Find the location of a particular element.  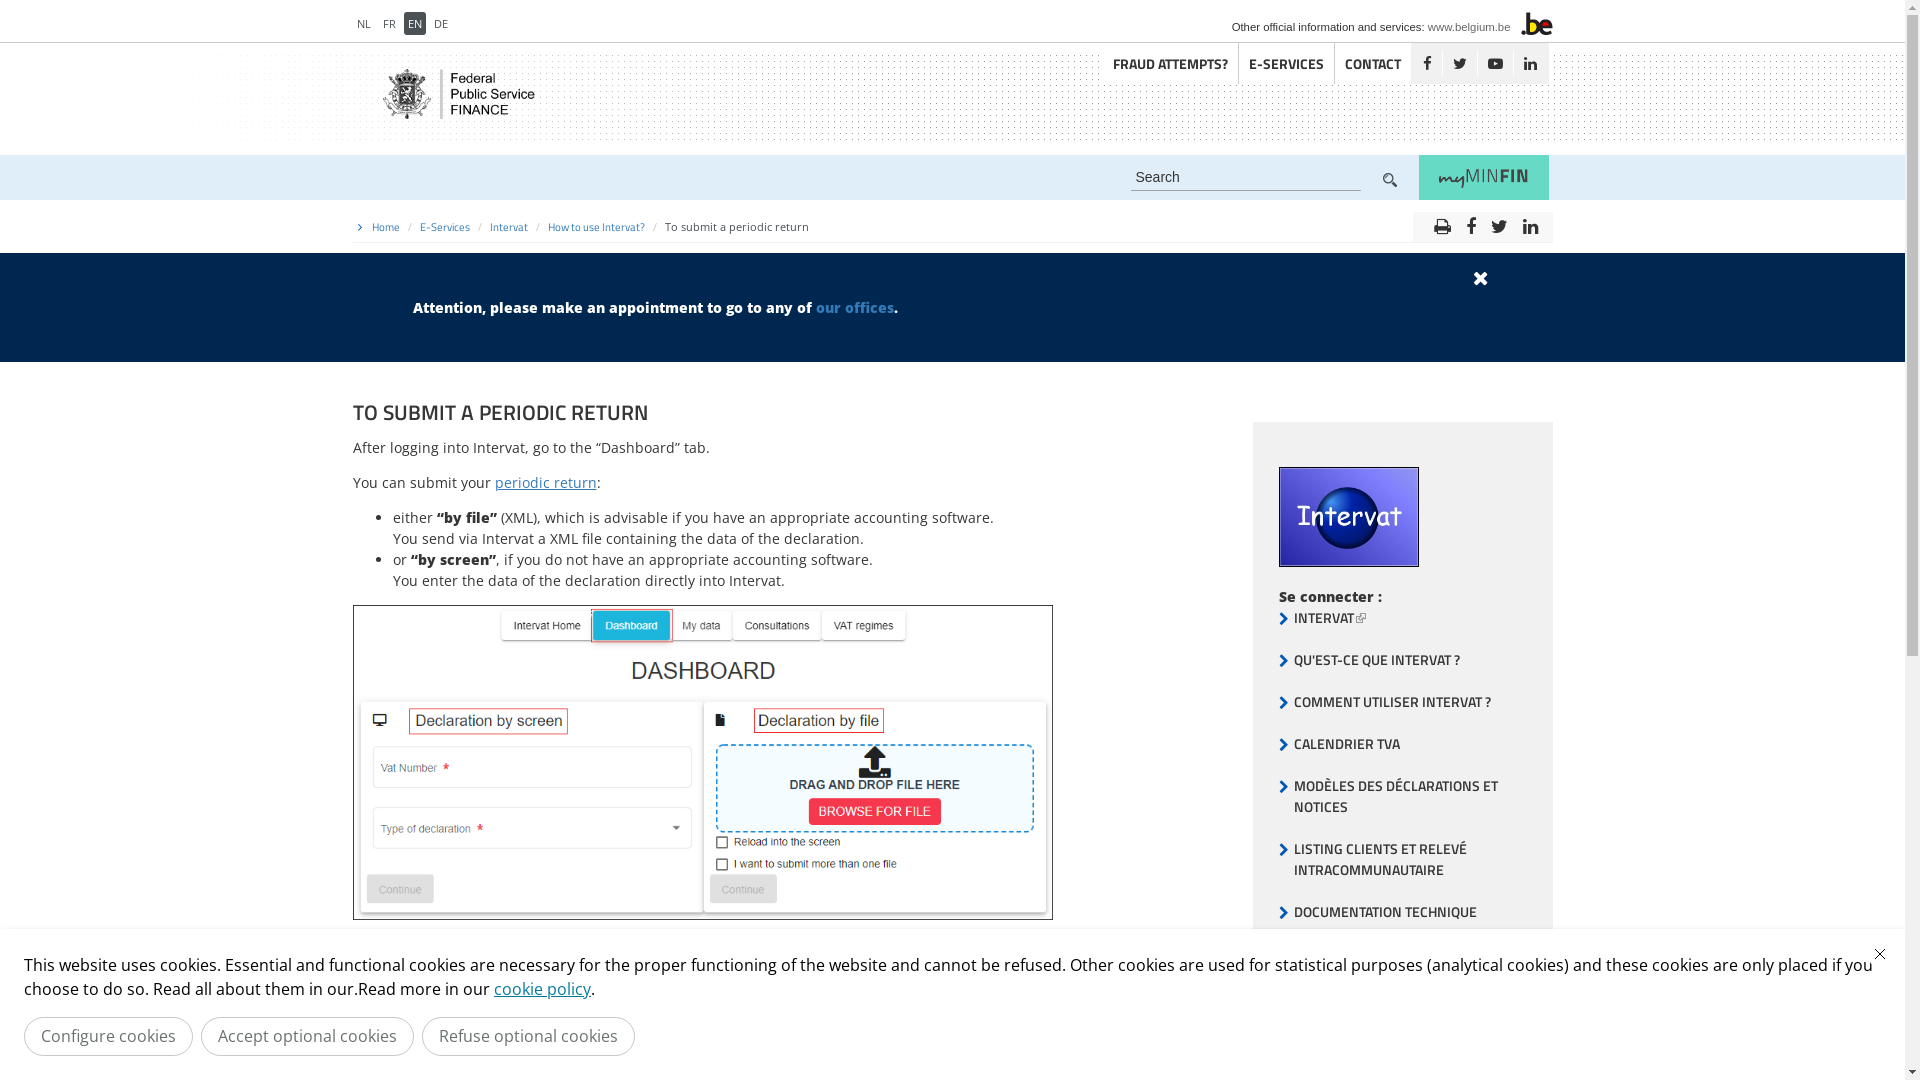

'CONTACT' is located at coordinates (1334, 62).